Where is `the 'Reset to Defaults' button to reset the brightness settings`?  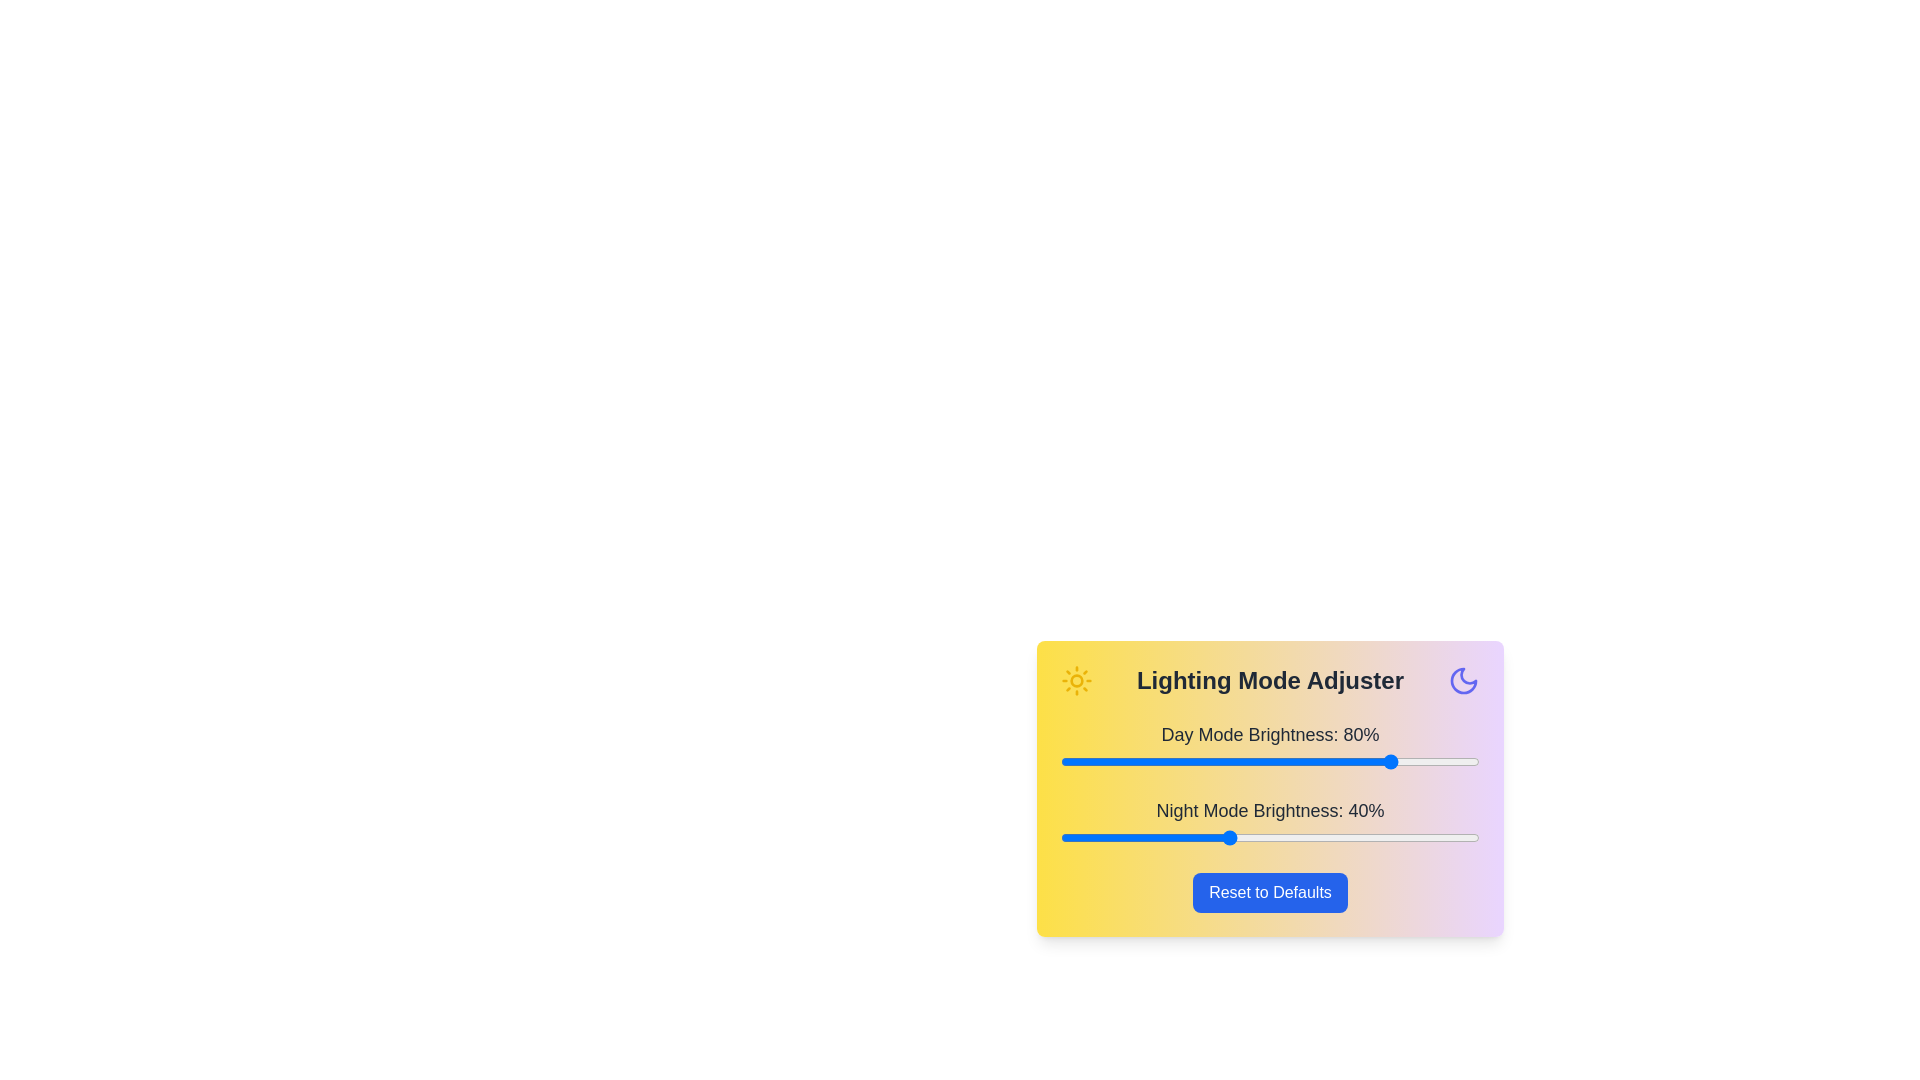 the 'Reset to Defaults' button to reset the brightness settings is located at coordinates (1269, 892).